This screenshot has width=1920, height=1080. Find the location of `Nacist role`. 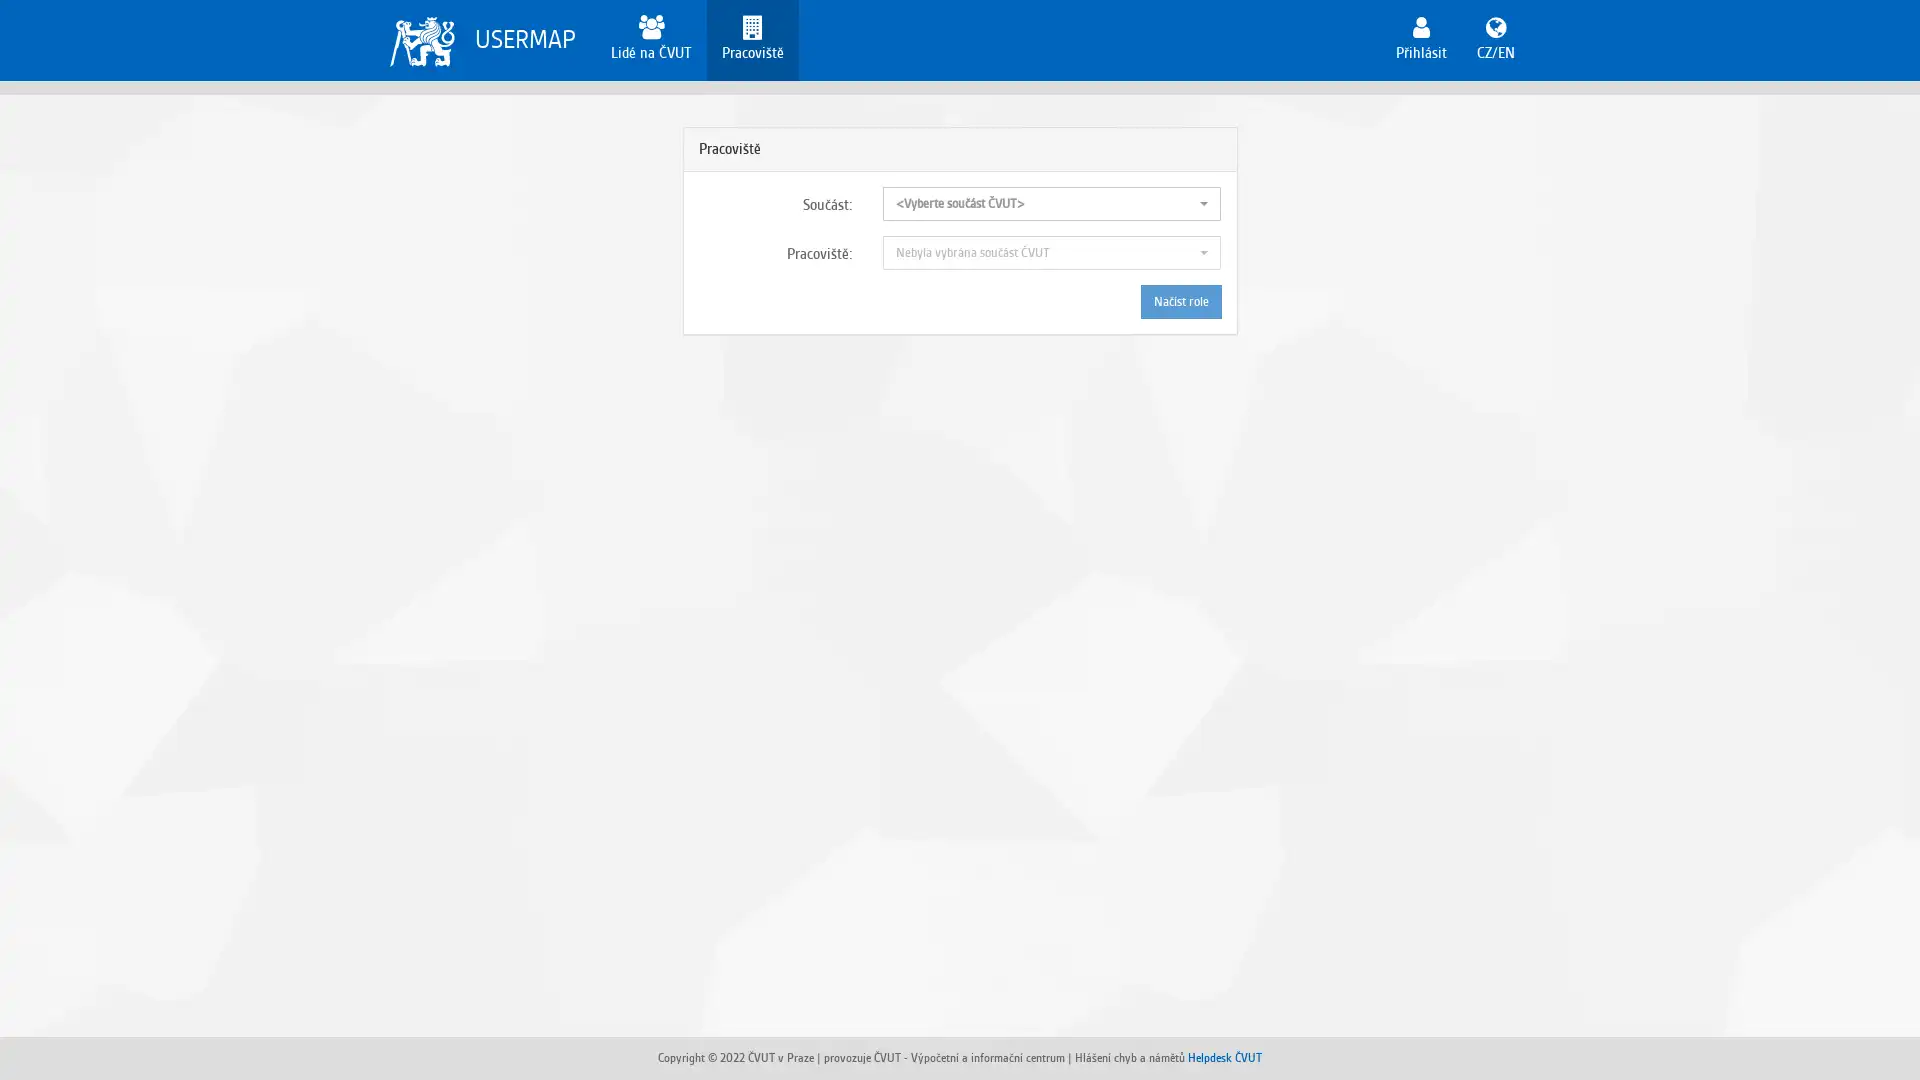

Nacist role is located at coordinates (1180, 301).